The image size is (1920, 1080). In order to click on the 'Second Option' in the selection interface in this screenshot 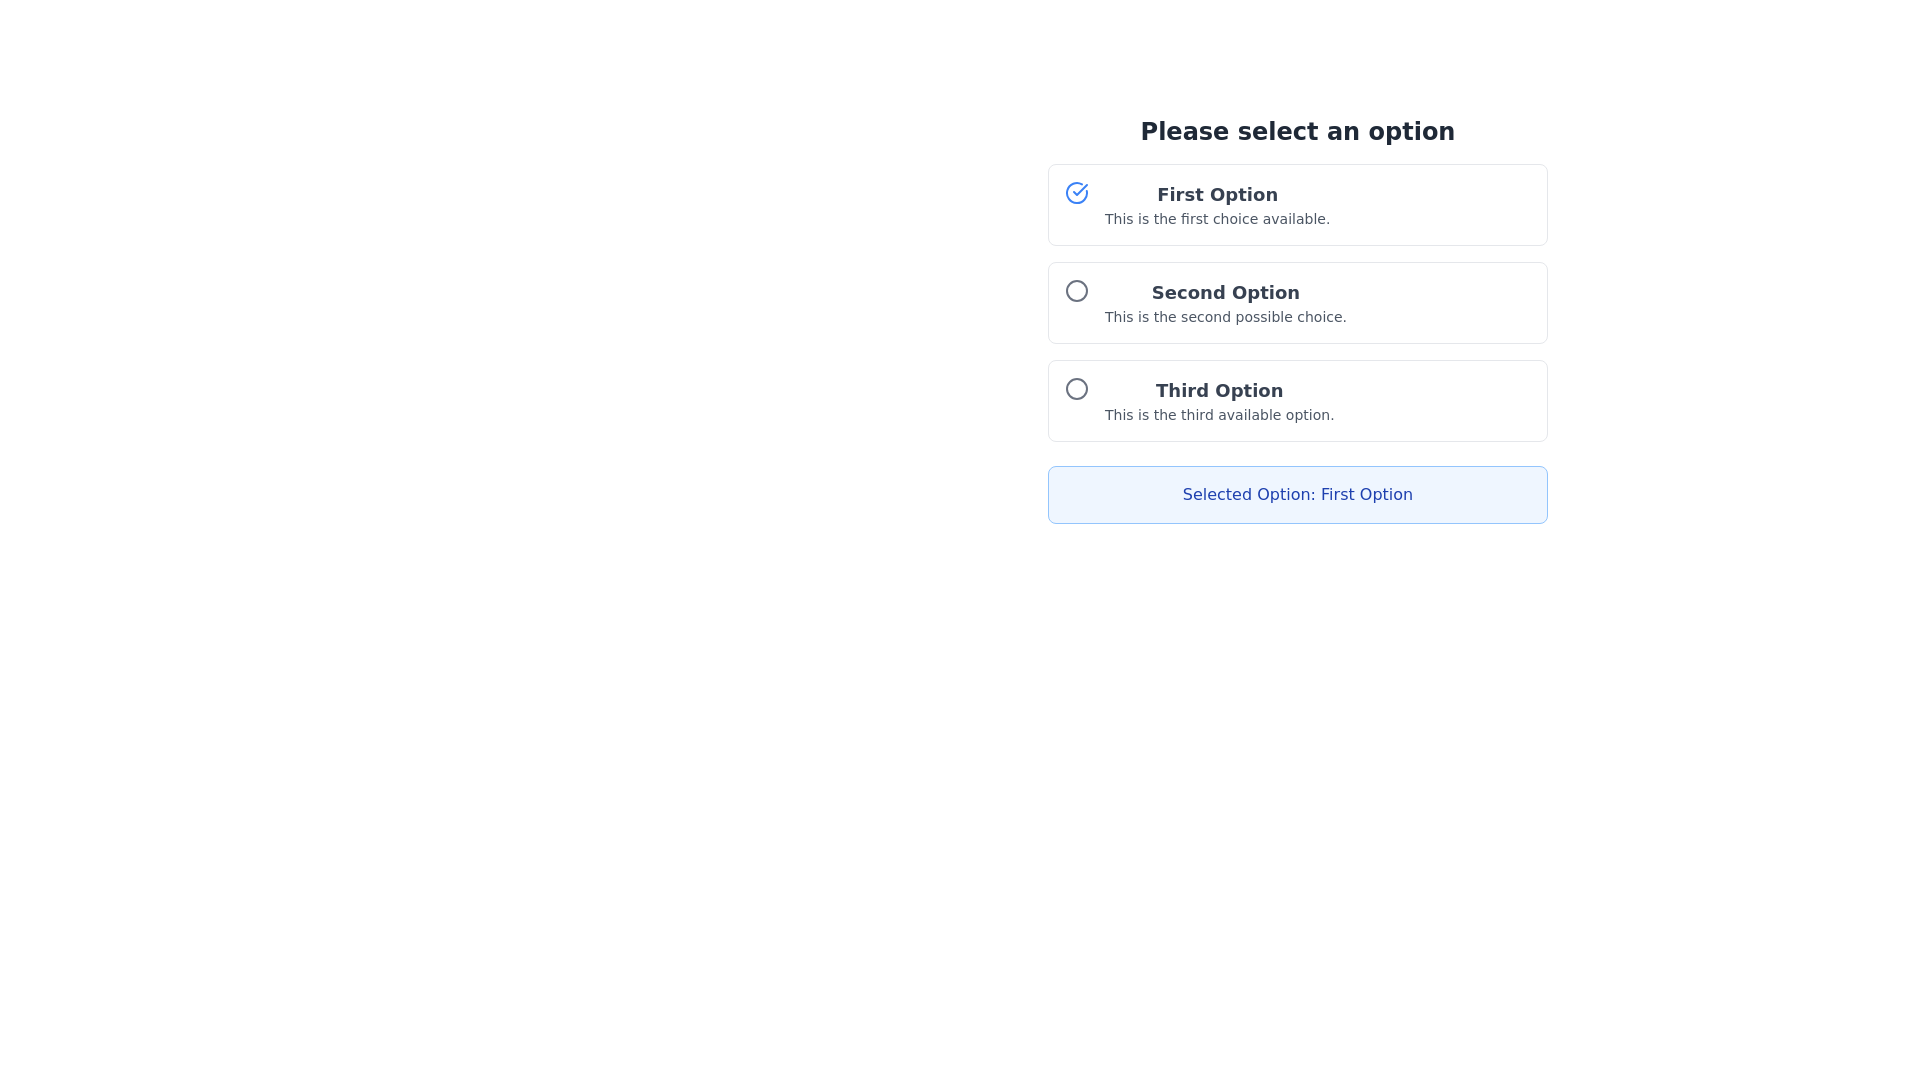, I will do `click(1297, 300)`.